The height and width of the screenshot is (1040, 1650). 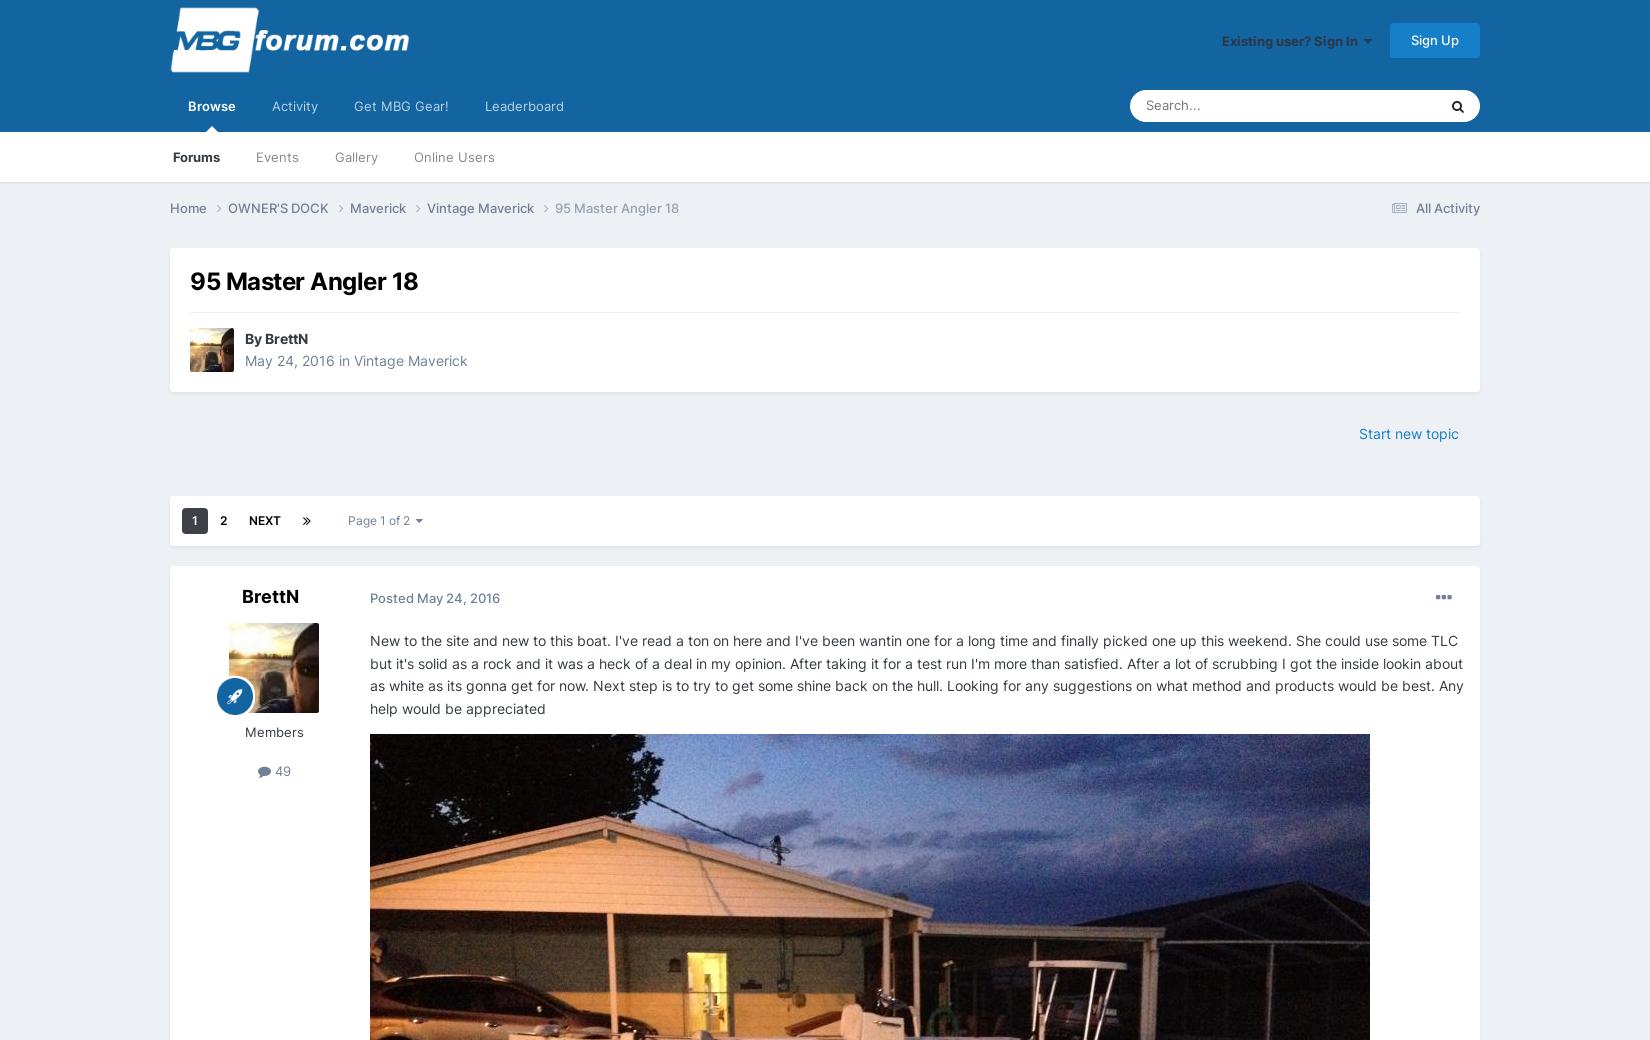 What do you see at coordinates (1304, 342) in the screenshot?
I see `'Images'` at bounding box center [1304, 342].